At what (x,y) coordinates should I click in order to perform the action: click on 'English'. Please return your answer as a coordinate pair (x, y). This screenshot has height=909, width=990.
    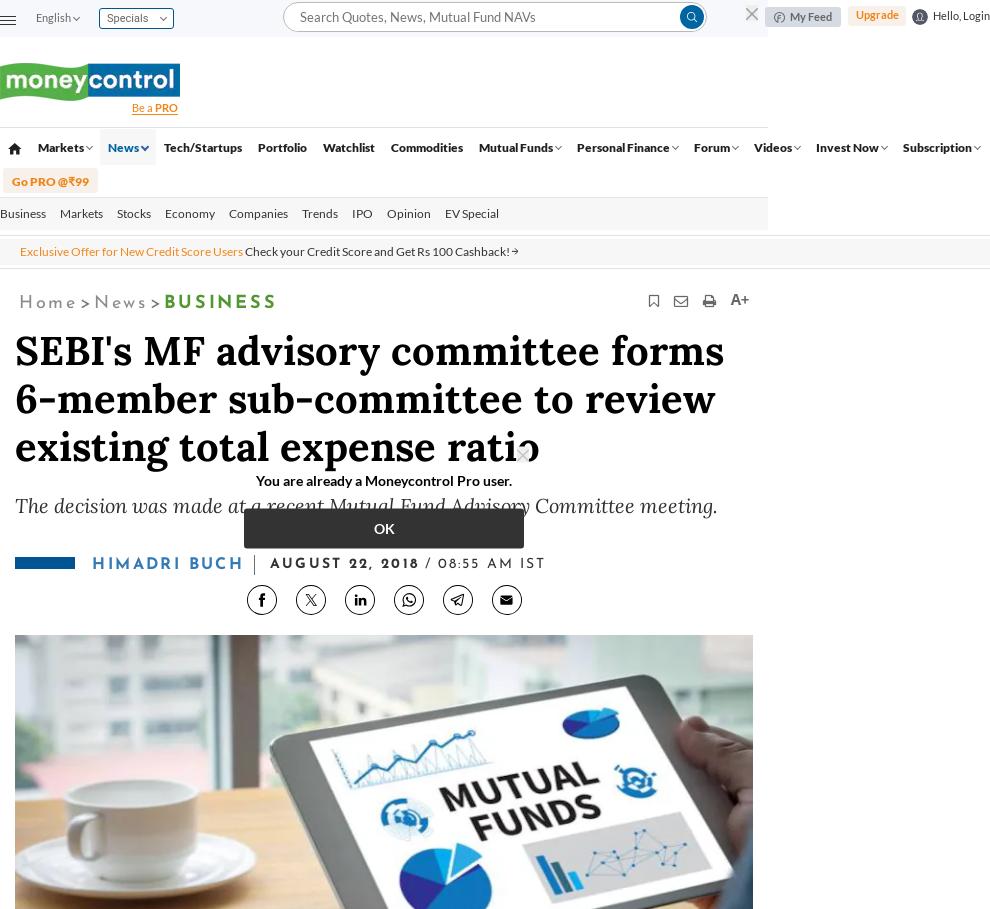
    Looking at the image, I should click on (53, 16).